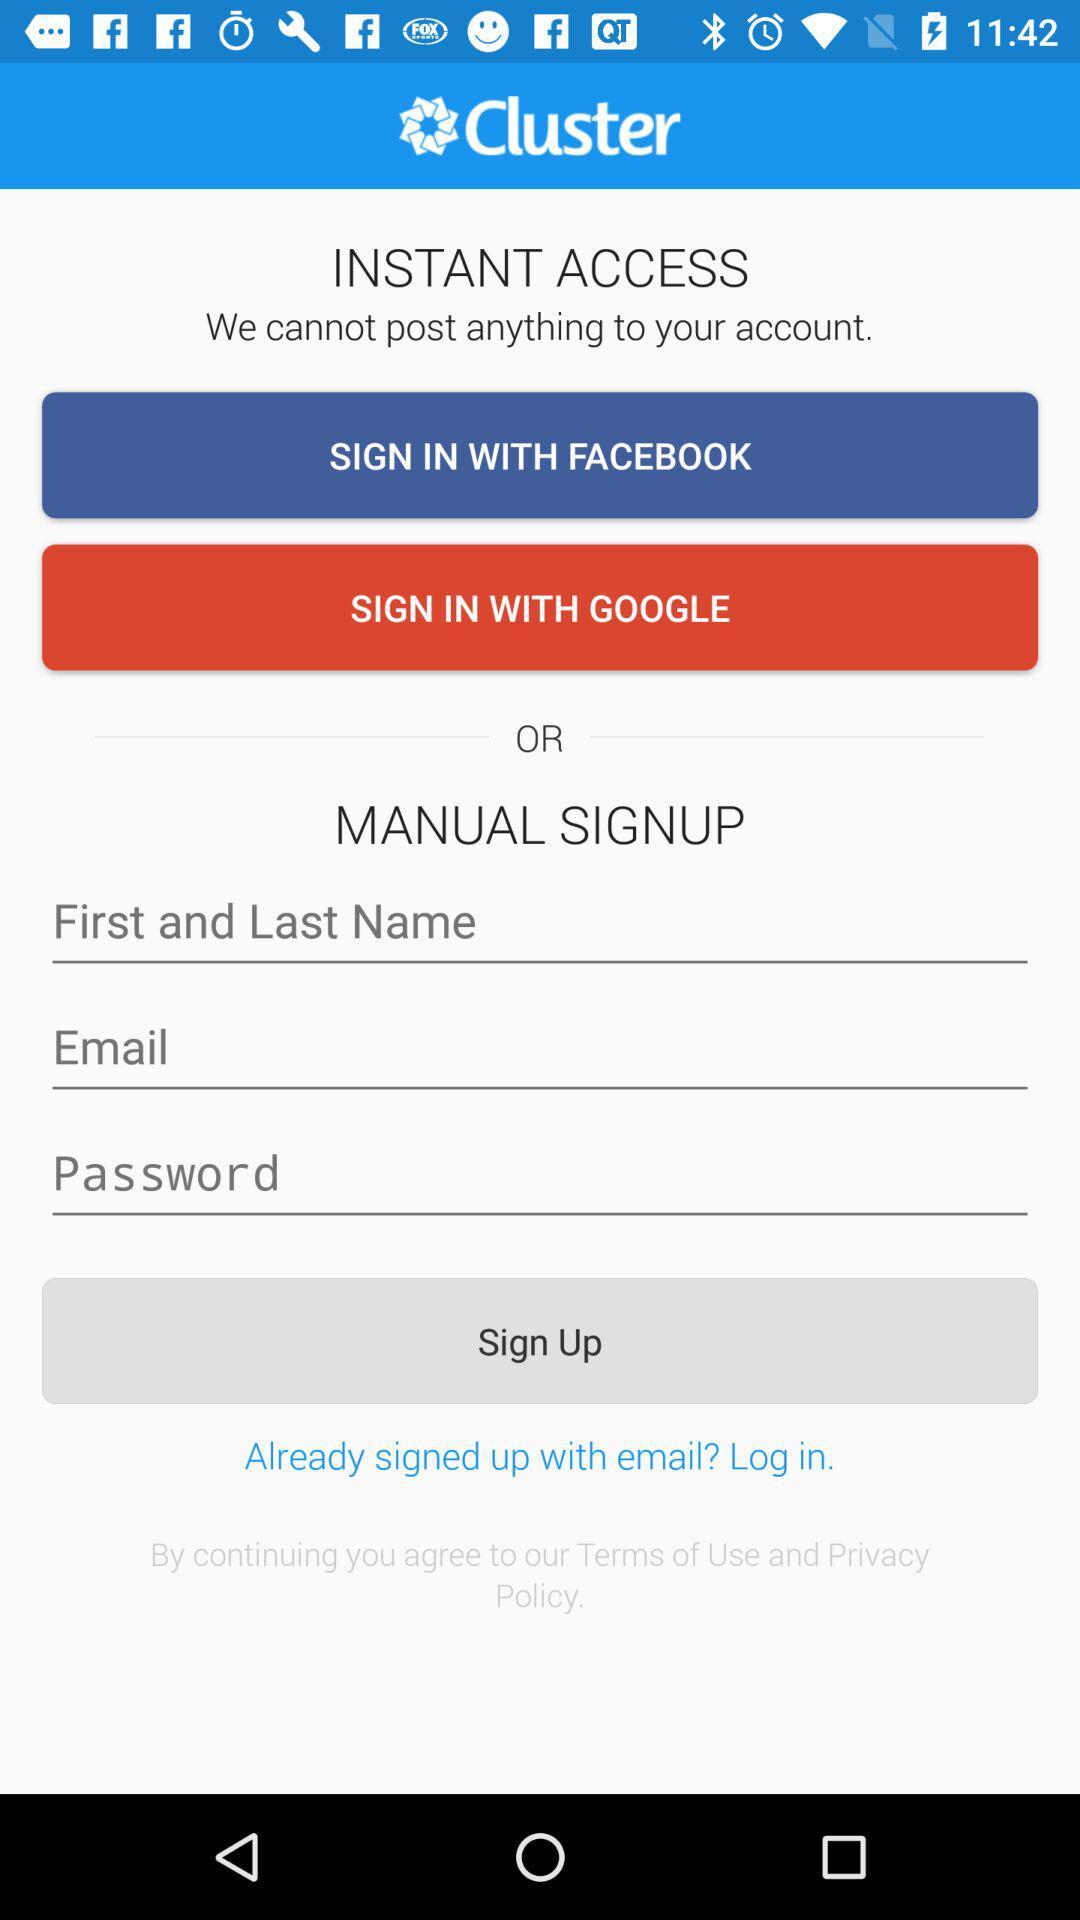  What do you see at coordinates (540, 920) in the screenshot?
I see `your full name` at bounding box center [540, 920].